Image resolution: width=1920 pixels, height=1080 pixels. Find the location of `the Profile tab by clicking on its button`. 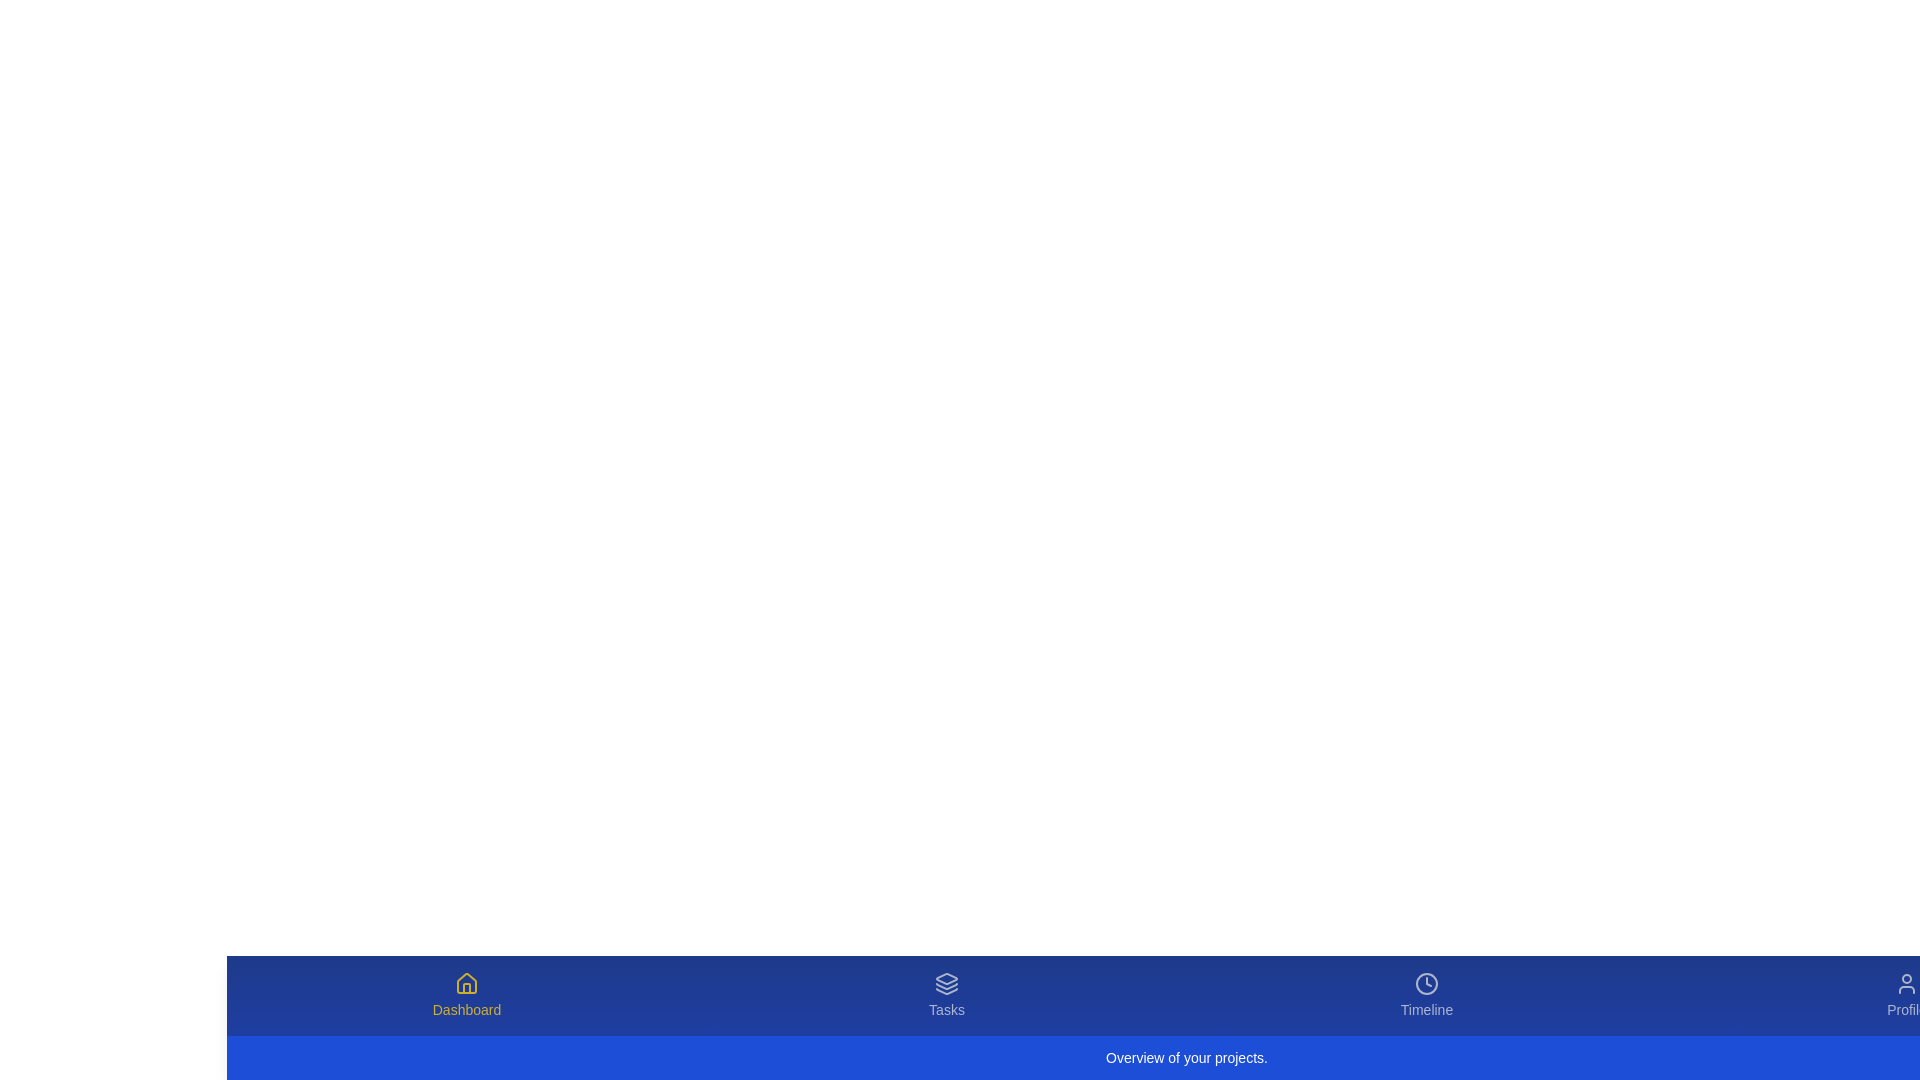

the Profile tab by clicking on its button is located at coordinates (1905, 995).